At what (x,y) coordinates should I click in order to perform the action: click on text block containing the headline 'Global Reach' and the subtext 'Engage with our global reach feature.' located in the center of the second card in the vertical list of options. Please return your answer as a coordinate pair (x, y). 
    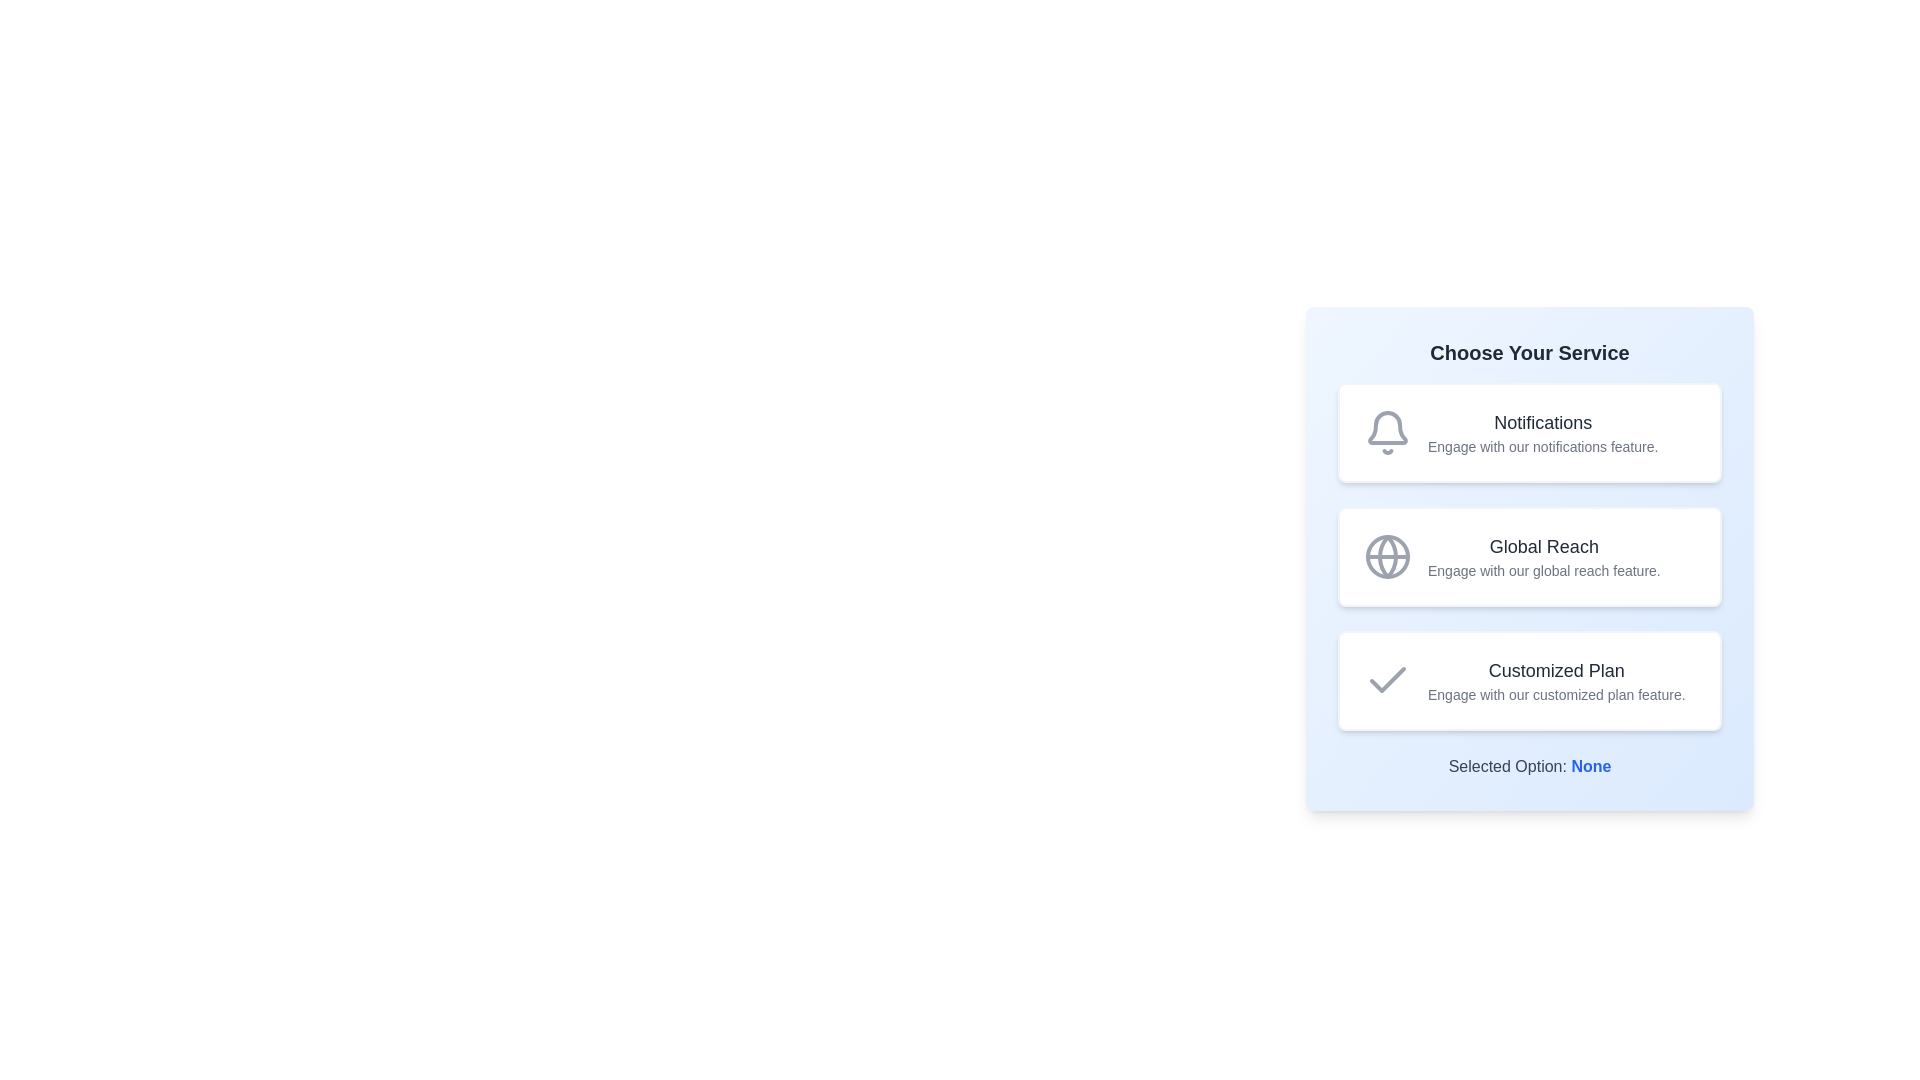
    Looking at the image, I should click on (1543, 556).